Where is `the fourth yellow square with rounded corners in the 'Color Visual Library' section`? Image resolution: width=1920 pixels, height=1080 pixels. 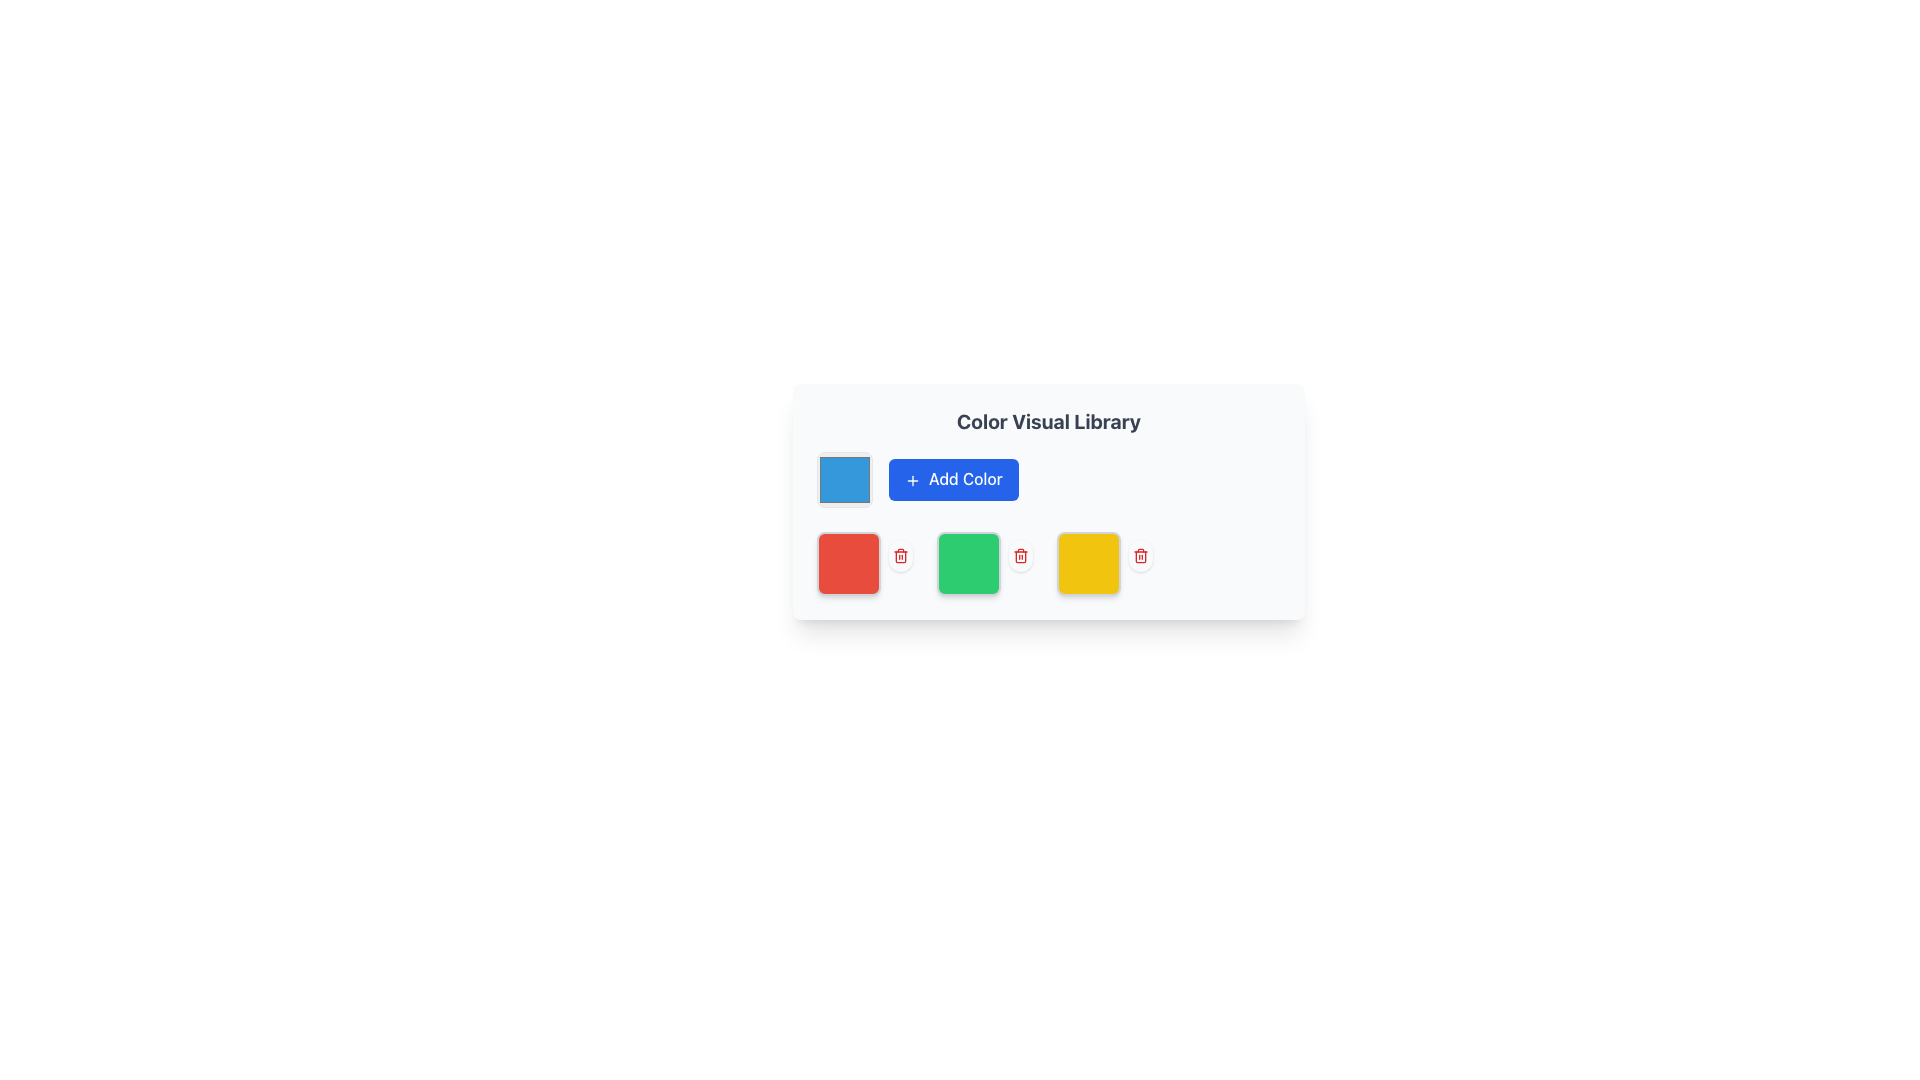
the fourth yellow square with rounded corners in the 'Color Visual Library' section is located at coordinates (1088, 563).